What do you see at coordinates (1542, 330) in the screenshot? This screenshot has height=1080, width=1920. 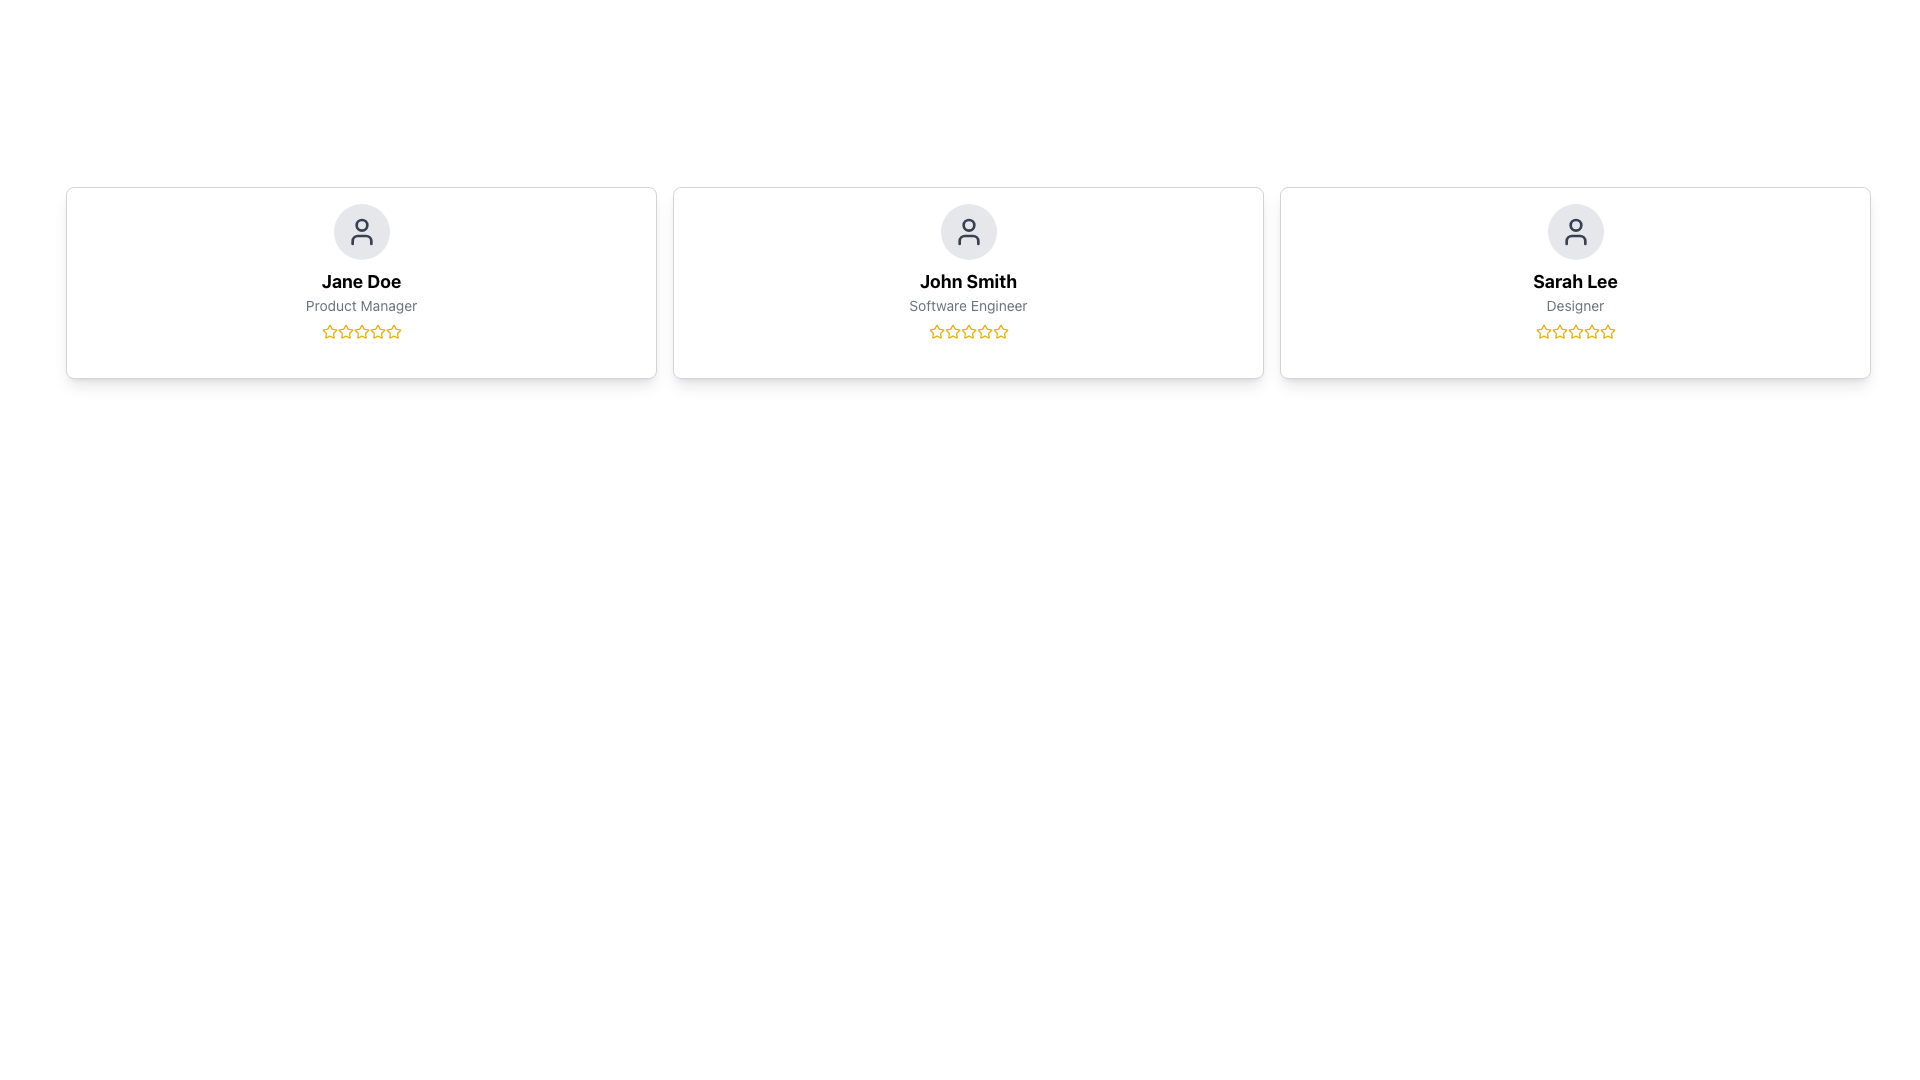 I see `the first yellow star icon with a hollow outline beneath the name 'Sarah Lee' and the title 'Designer' to rate it` at bounding box center [1542, 330].